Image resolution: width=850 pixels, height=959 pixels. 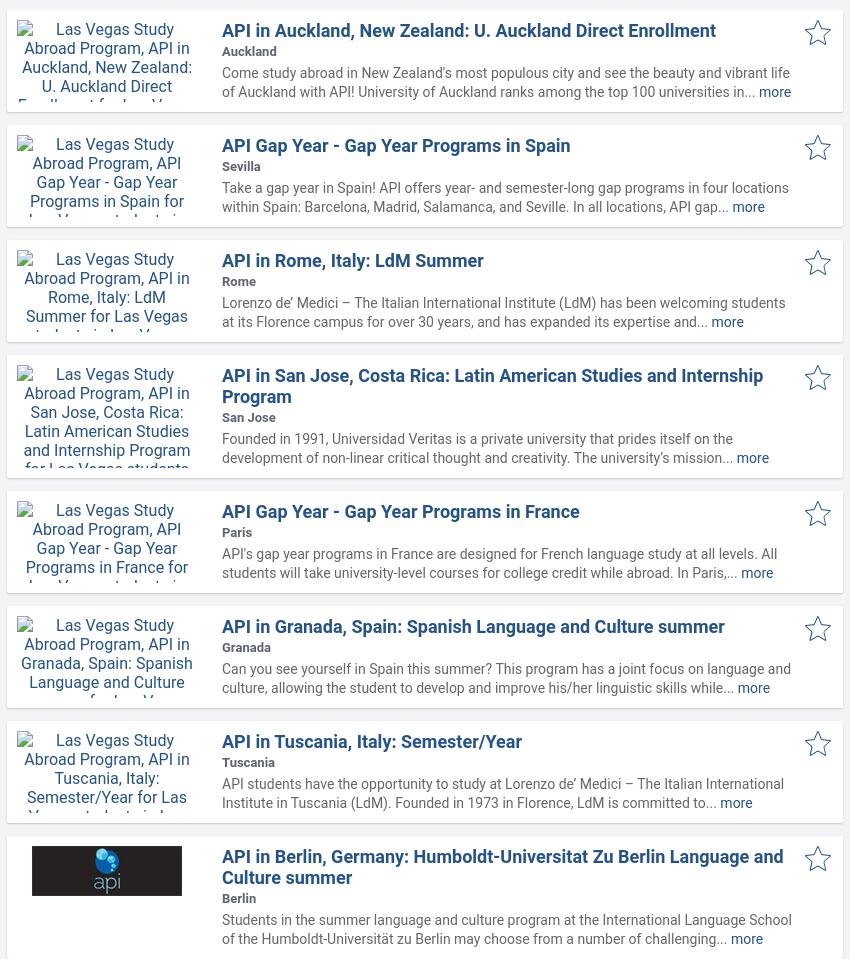 I want to click on 'API Gap Year - Gap Year Programs in France', so click(x=222, y=511).